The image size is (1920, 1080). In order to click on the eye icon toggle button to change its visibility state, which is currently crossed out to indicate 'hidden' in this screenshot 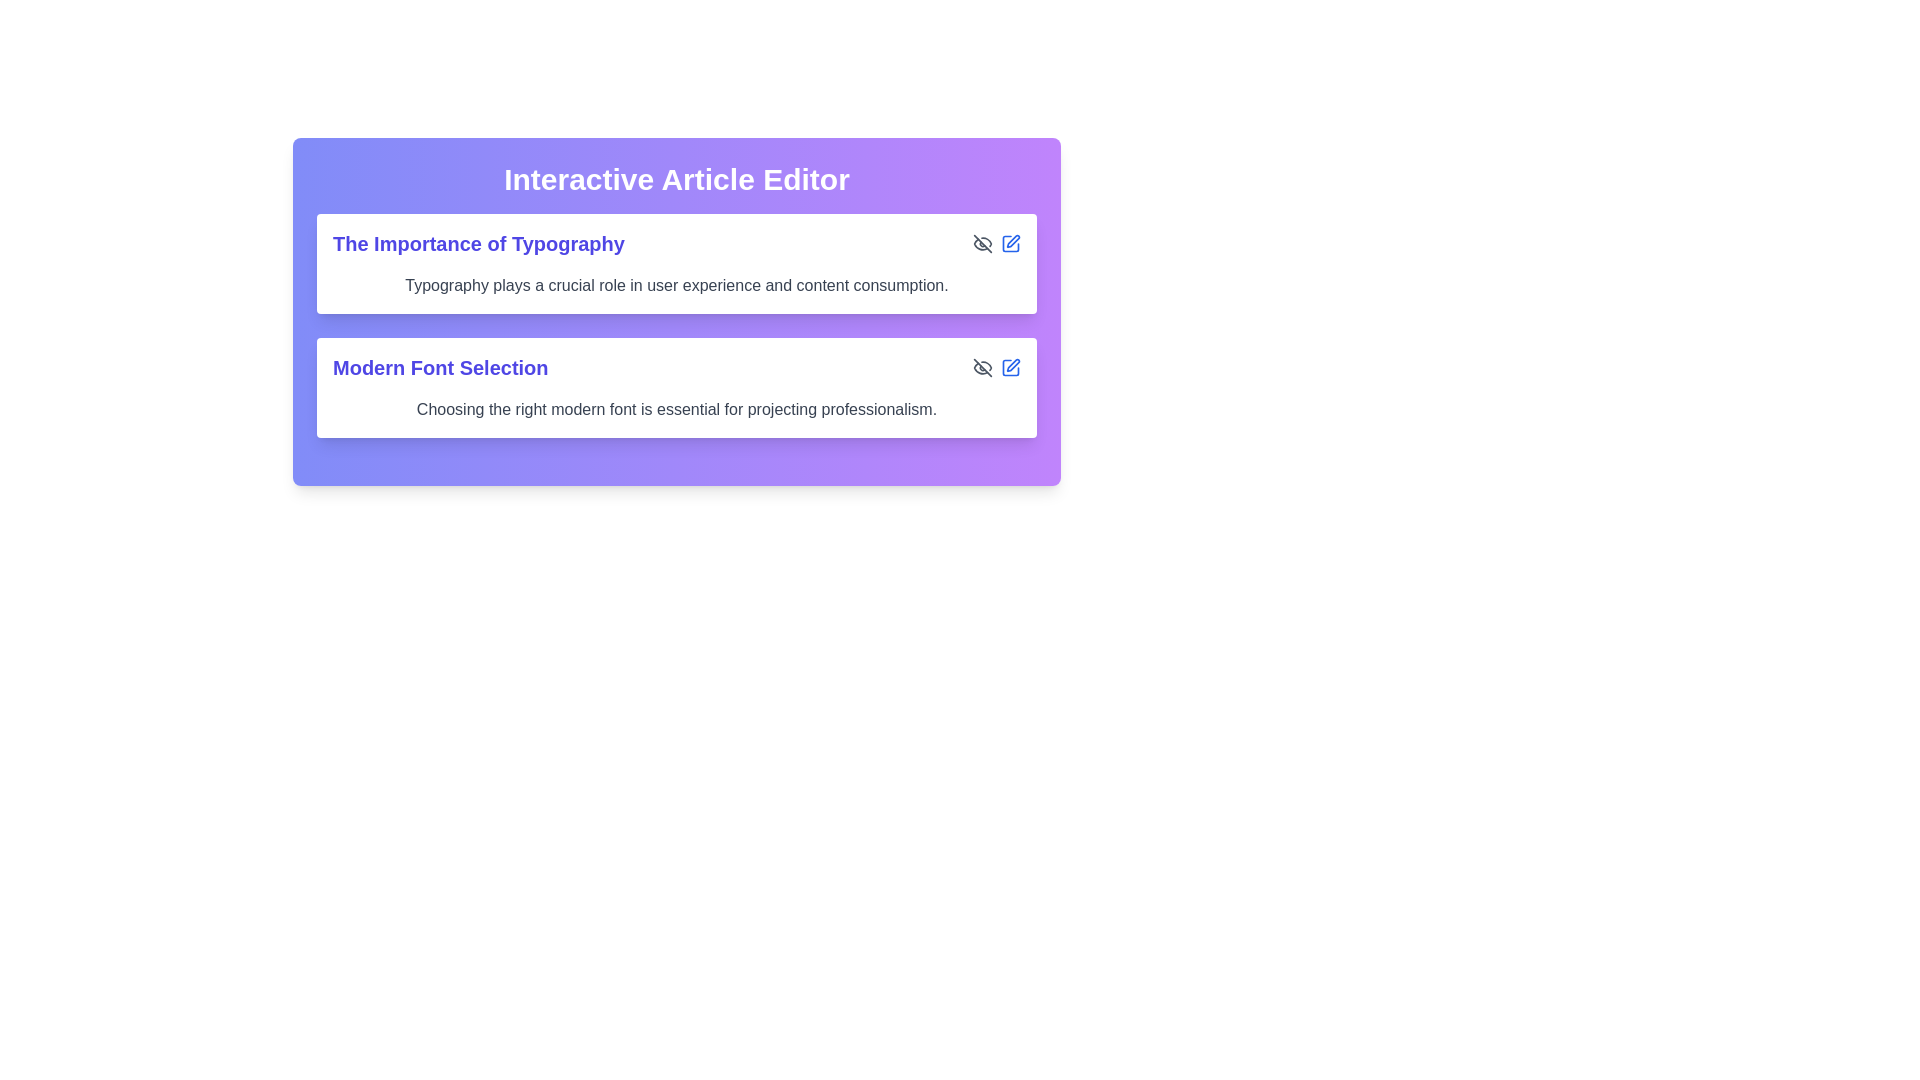, I will do `click(983, 242)`.